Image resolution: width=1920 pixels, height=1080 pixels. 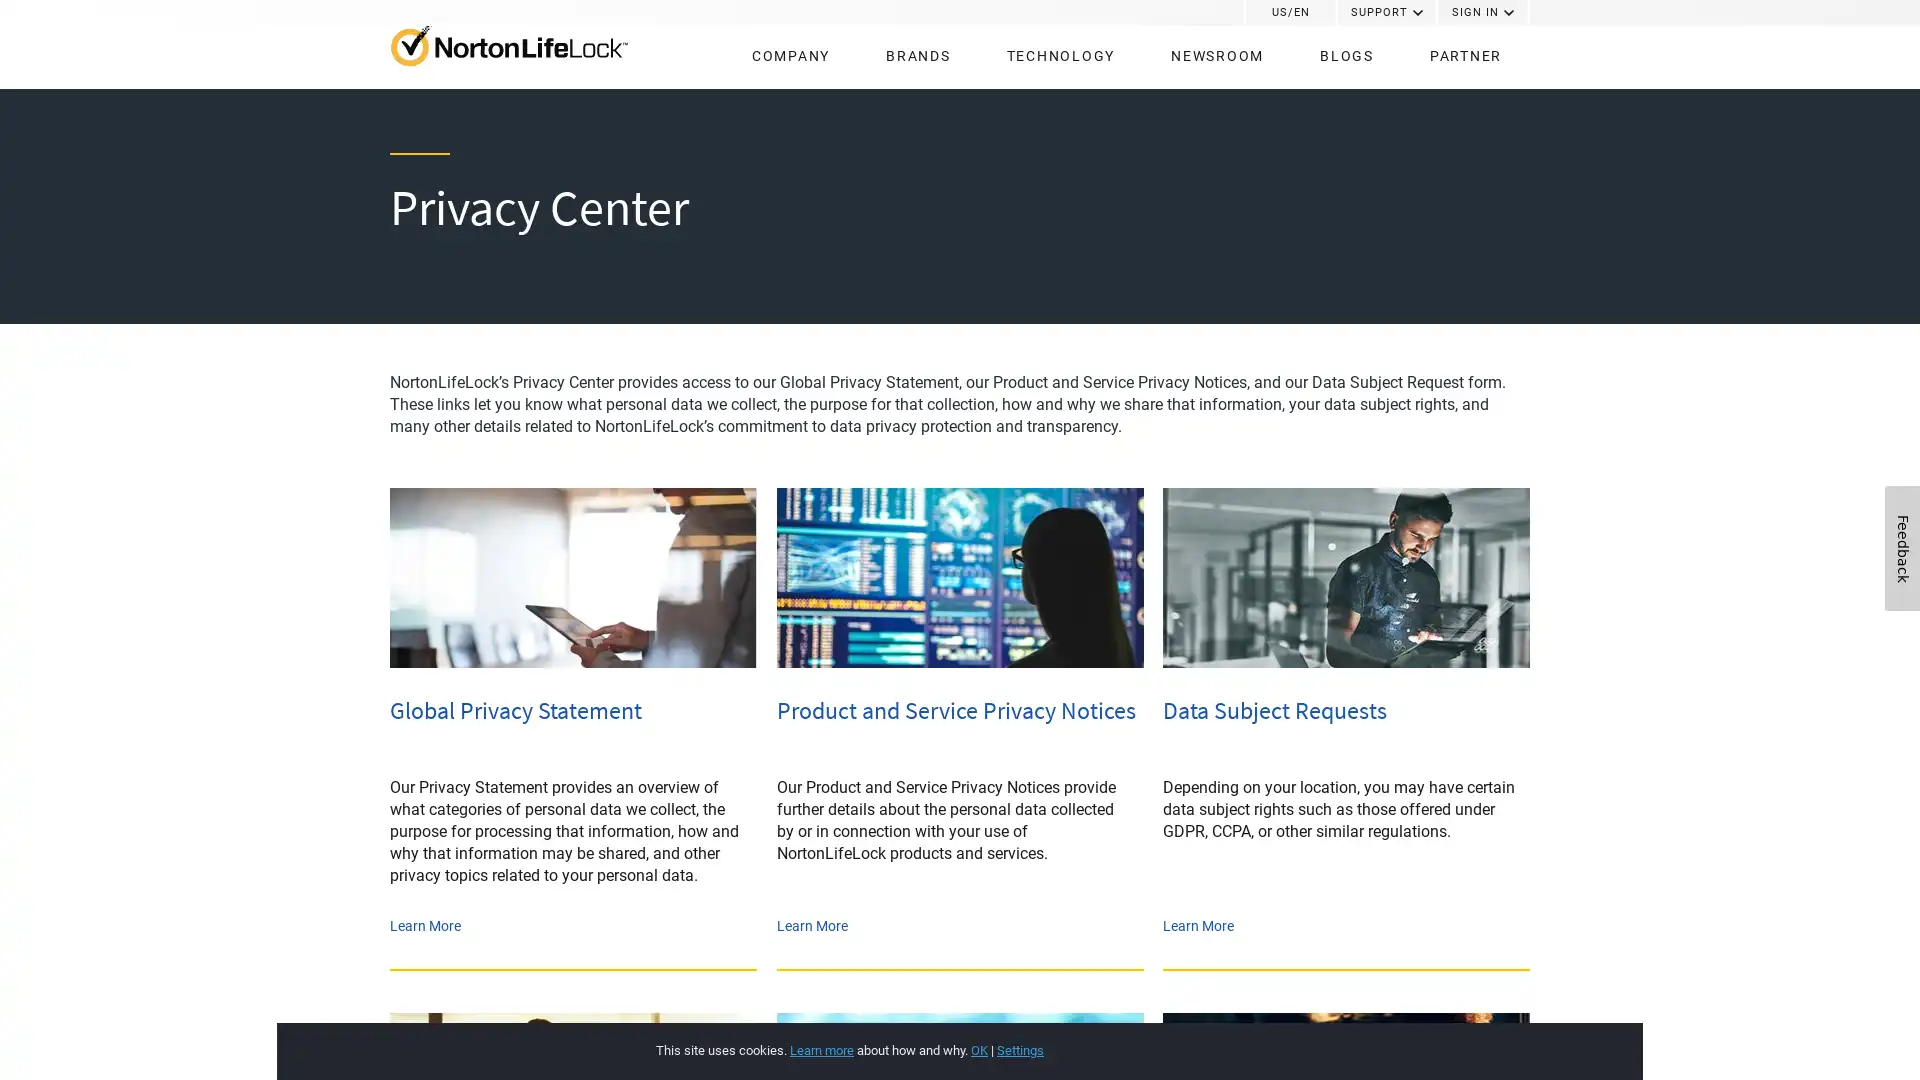 What do you see at coordinates (1483, 1029) in the screenshot?
I see `Close consent Widget` at bounding box center [1483, 1029].